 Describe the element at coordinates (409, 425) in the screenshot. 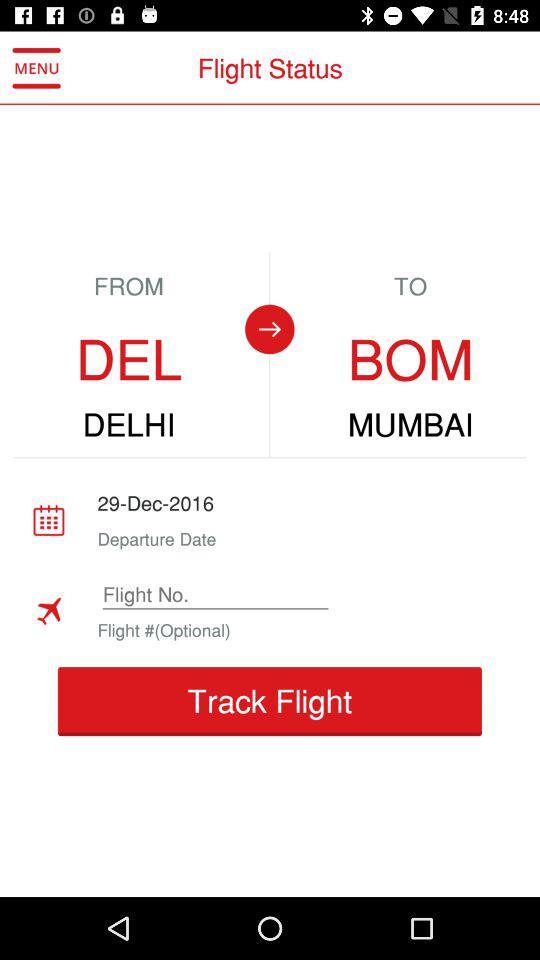

I see `item below bom icon` at that location.